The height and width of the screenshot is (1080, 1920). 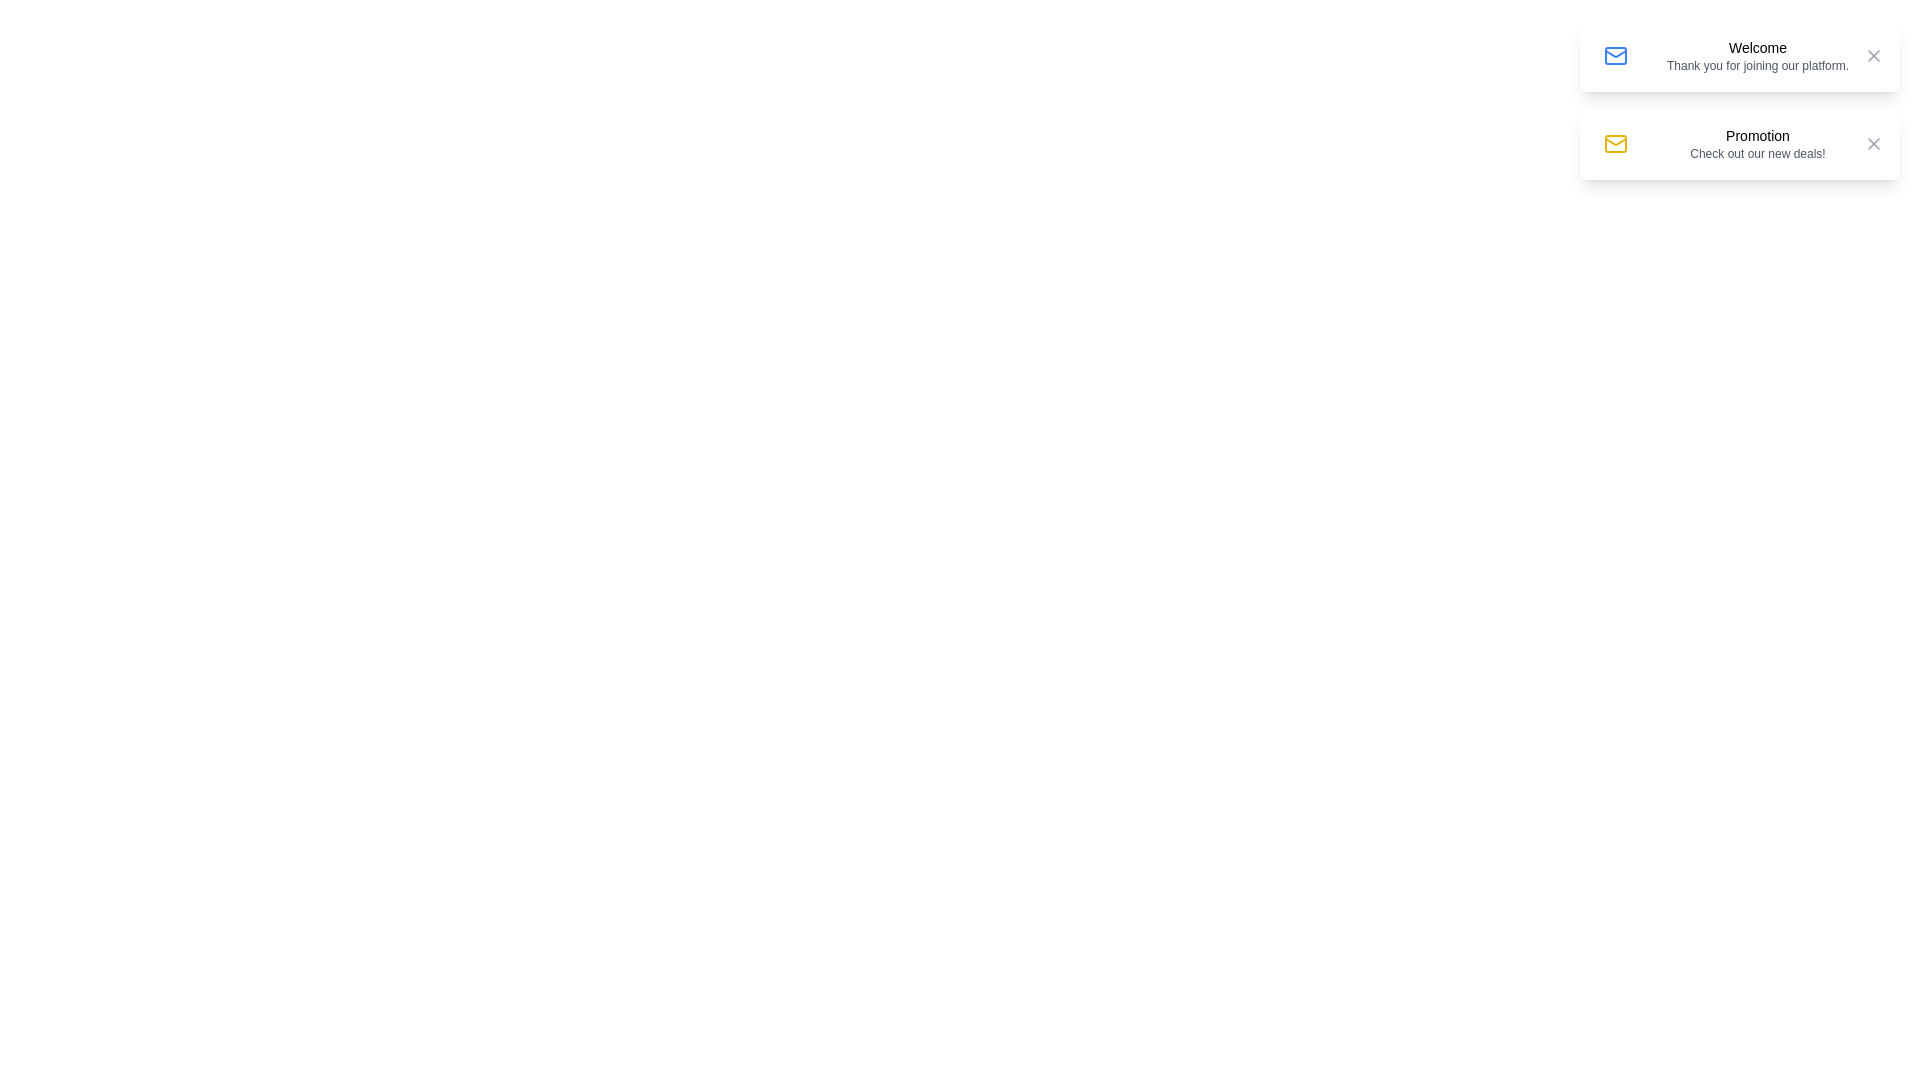 I want to click on small square envelope icon with yellow lines located in the top-left corner of the 'Promotion' notification card, so click(x=1616, y=142).